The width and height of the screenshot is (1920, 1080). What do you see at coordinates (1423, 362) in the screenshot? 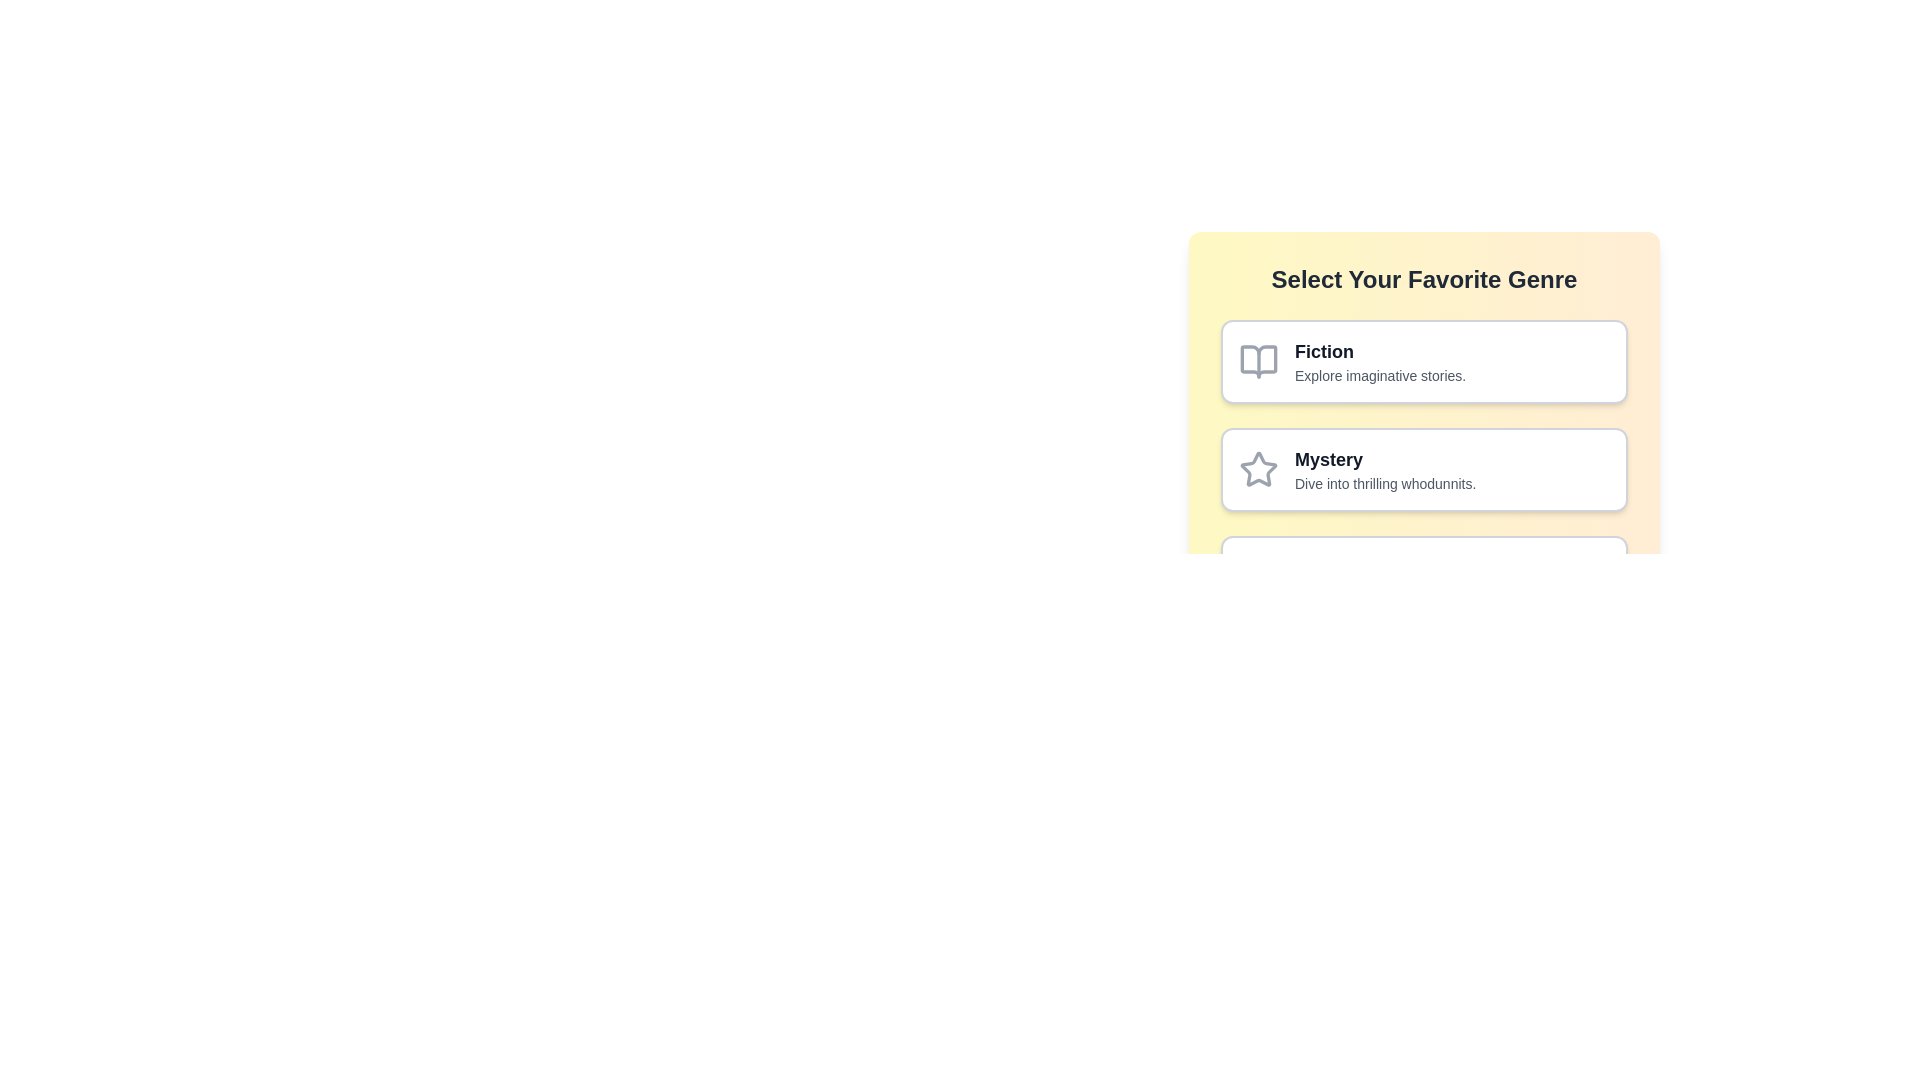
I see `the selectable card for the Fiction genre positioned at the top of the grid` at bounding box center [1423, 362].